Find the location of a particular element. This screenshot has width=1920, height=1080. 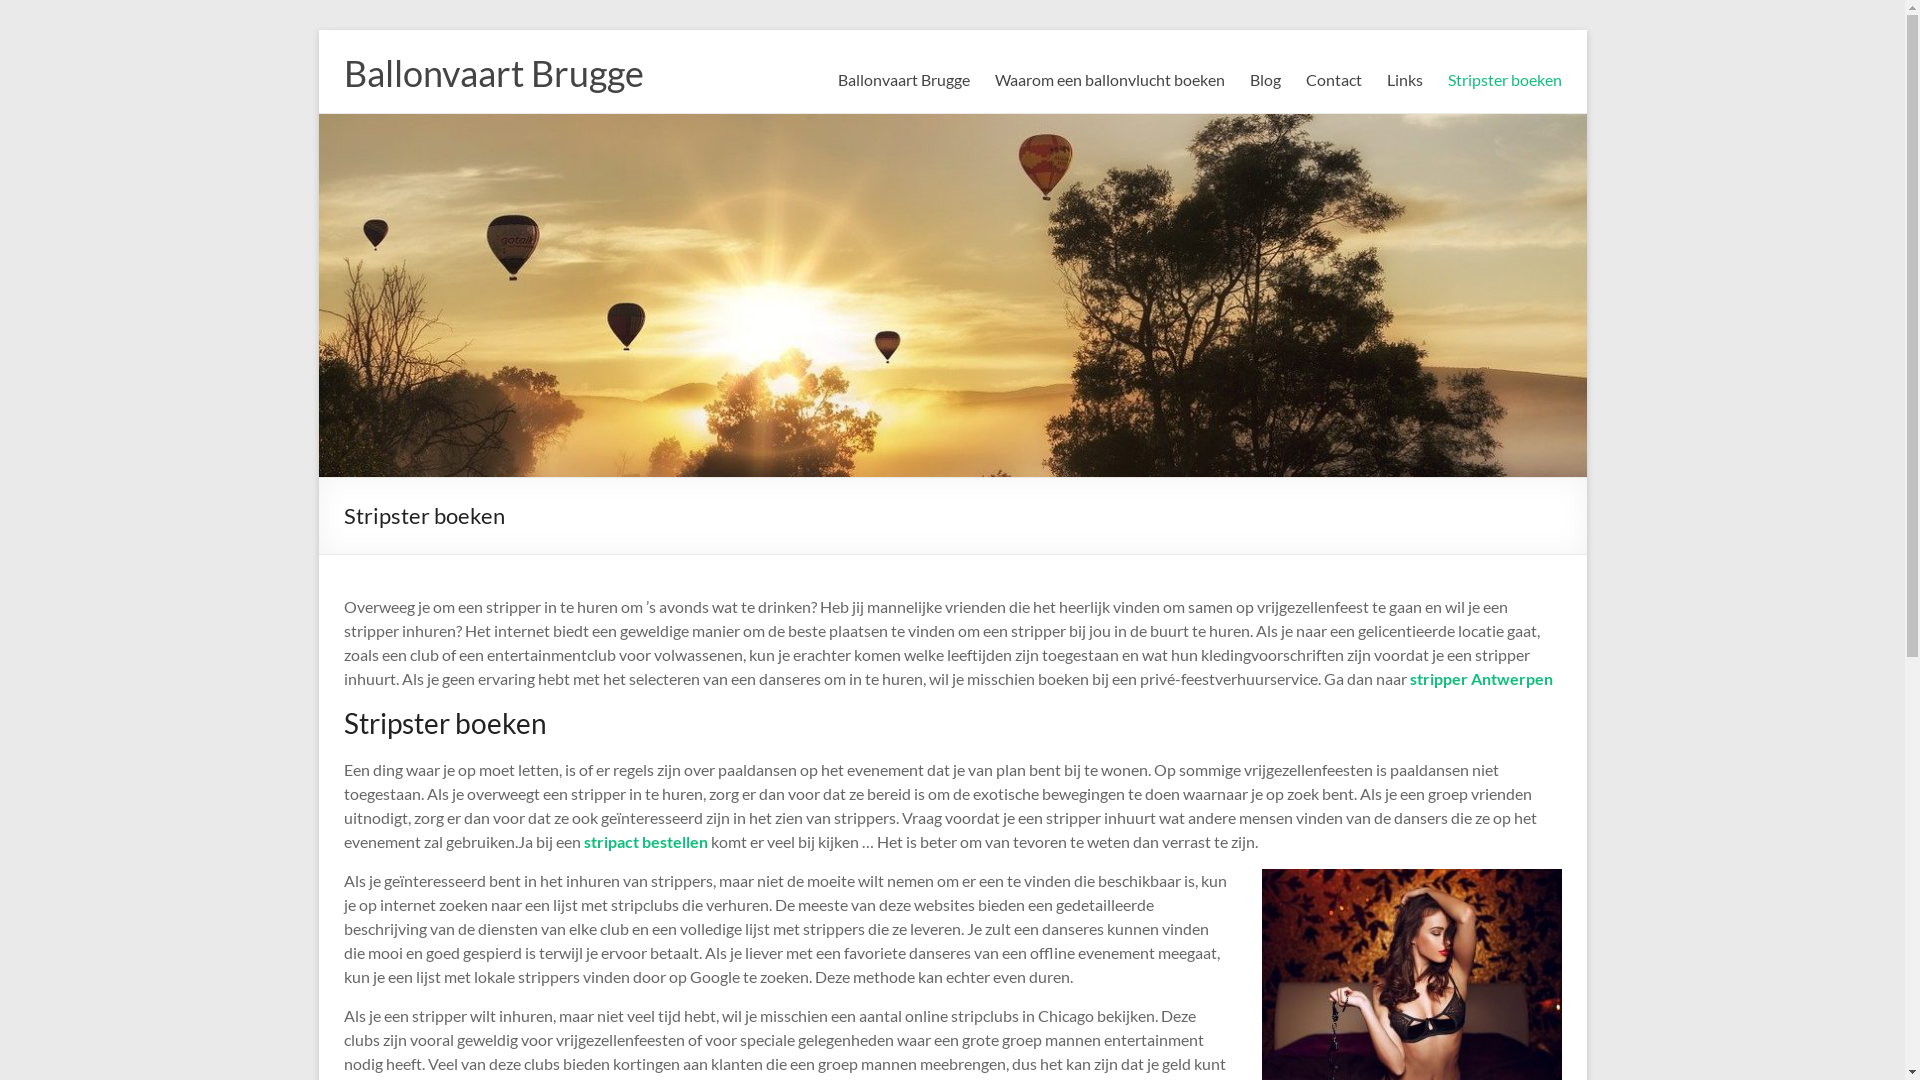

'Skip to content' is located at coordinates (316, 29).